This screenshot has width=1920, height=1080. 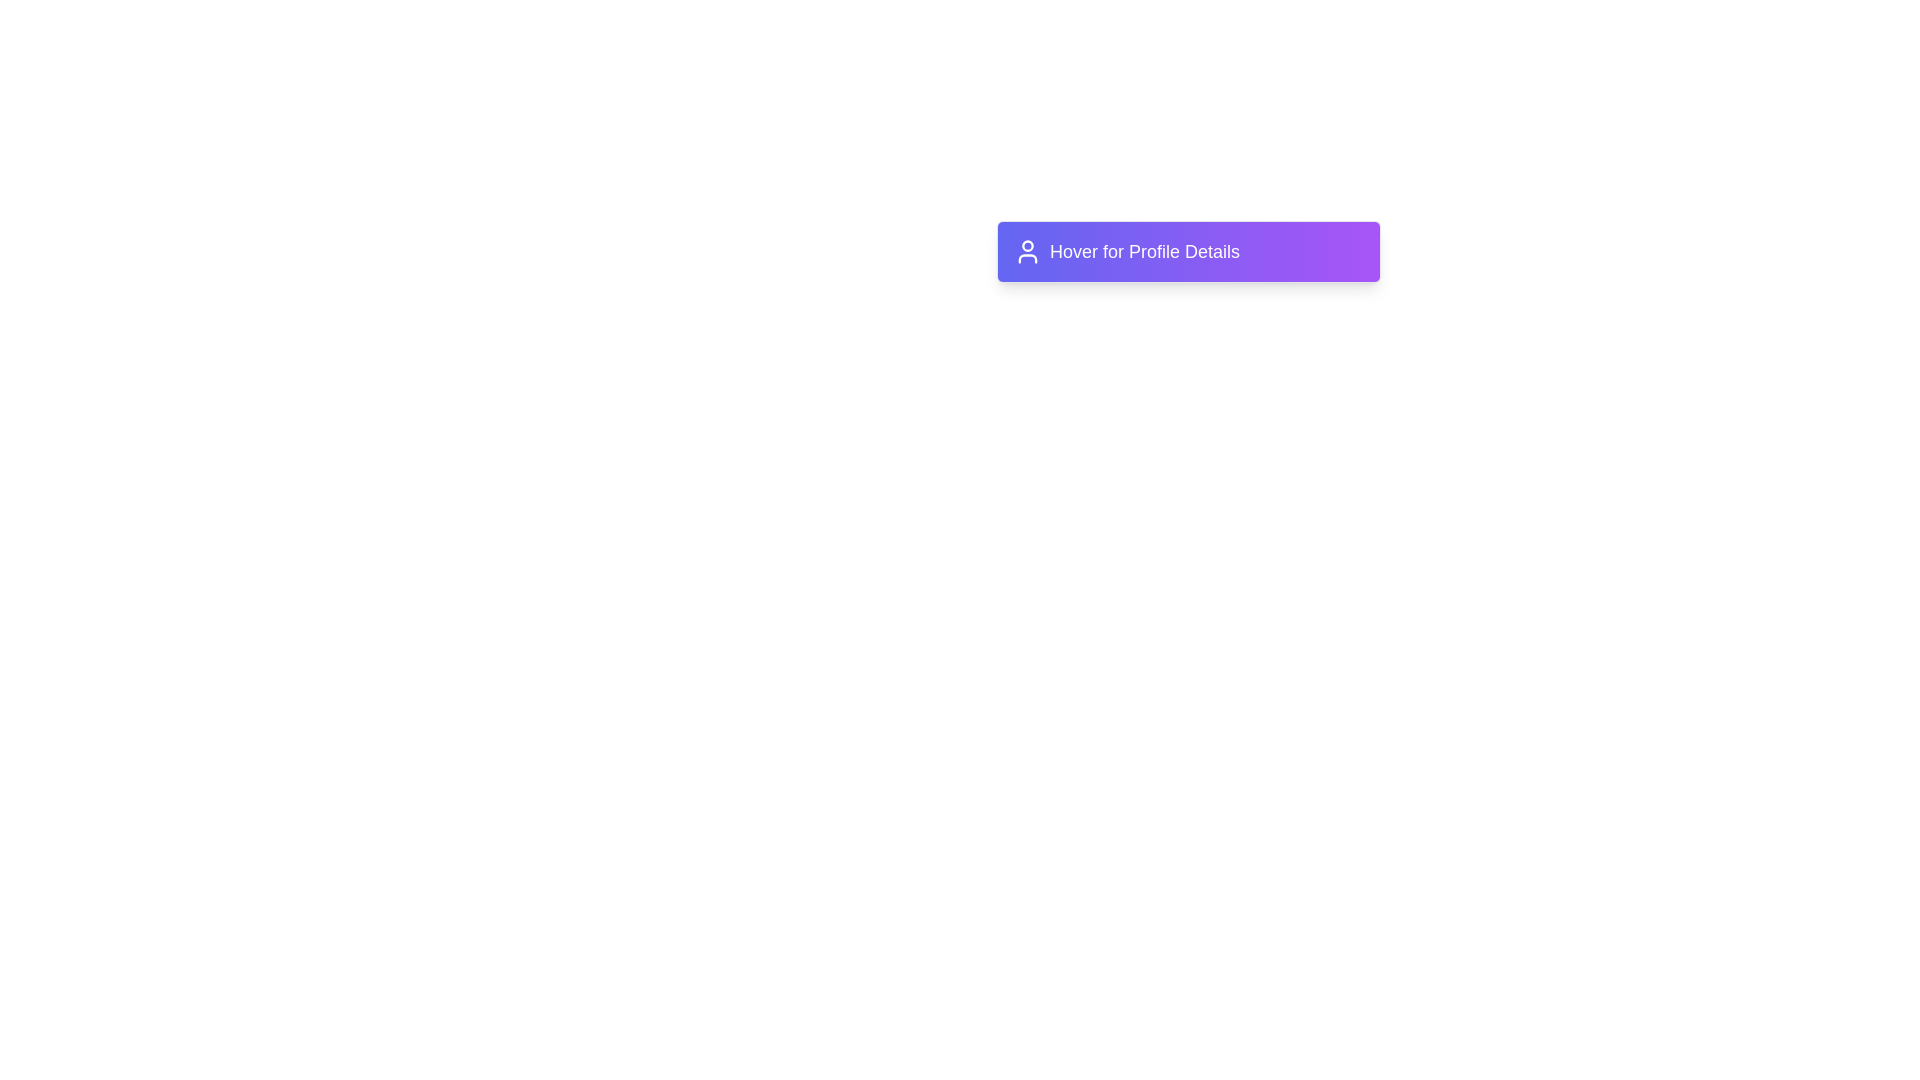 What do you see at coordinates (1189, 250) in the screenshot?
I see `the interactive text element that displays 'Hover for Profile Details'` at bounding box center [1189, 250].